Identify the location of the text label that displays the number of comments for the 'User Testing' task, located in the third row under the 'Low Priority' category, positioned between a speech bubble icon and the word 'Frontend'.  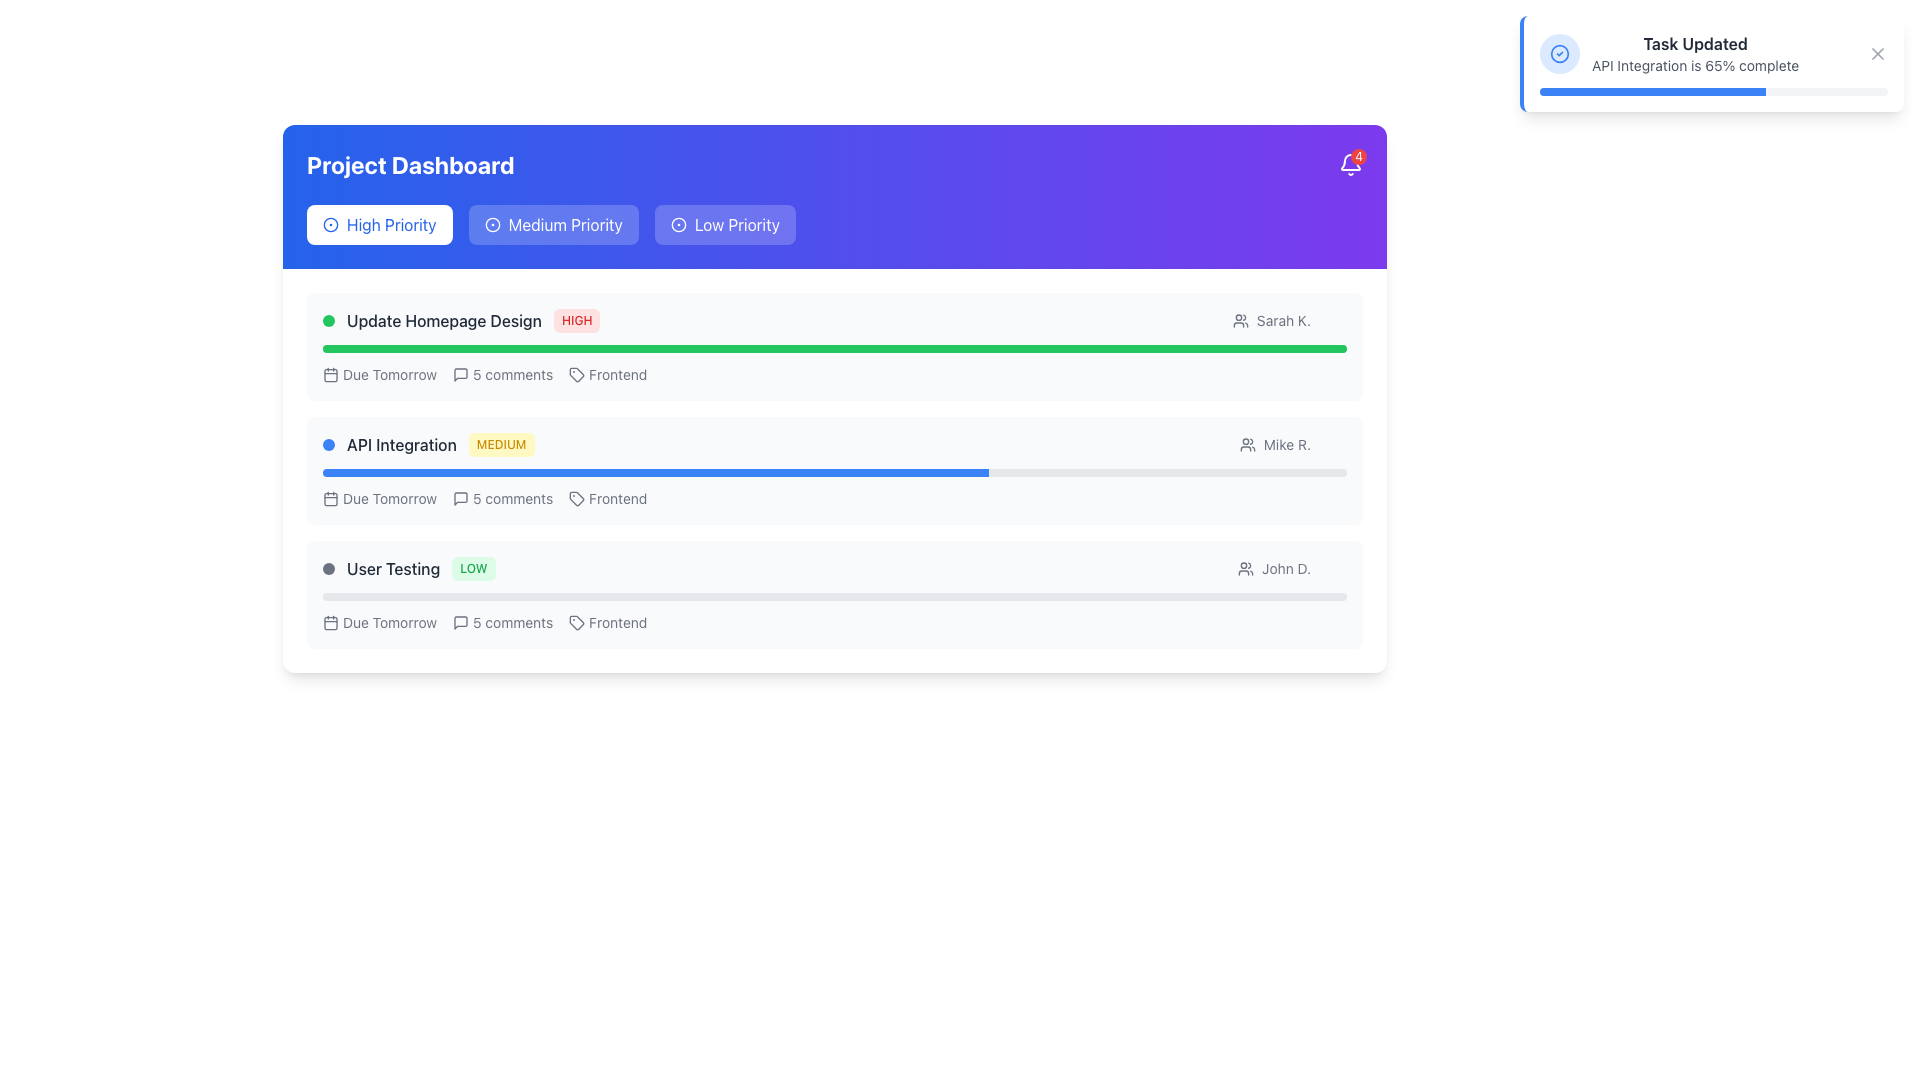
(513, 622).